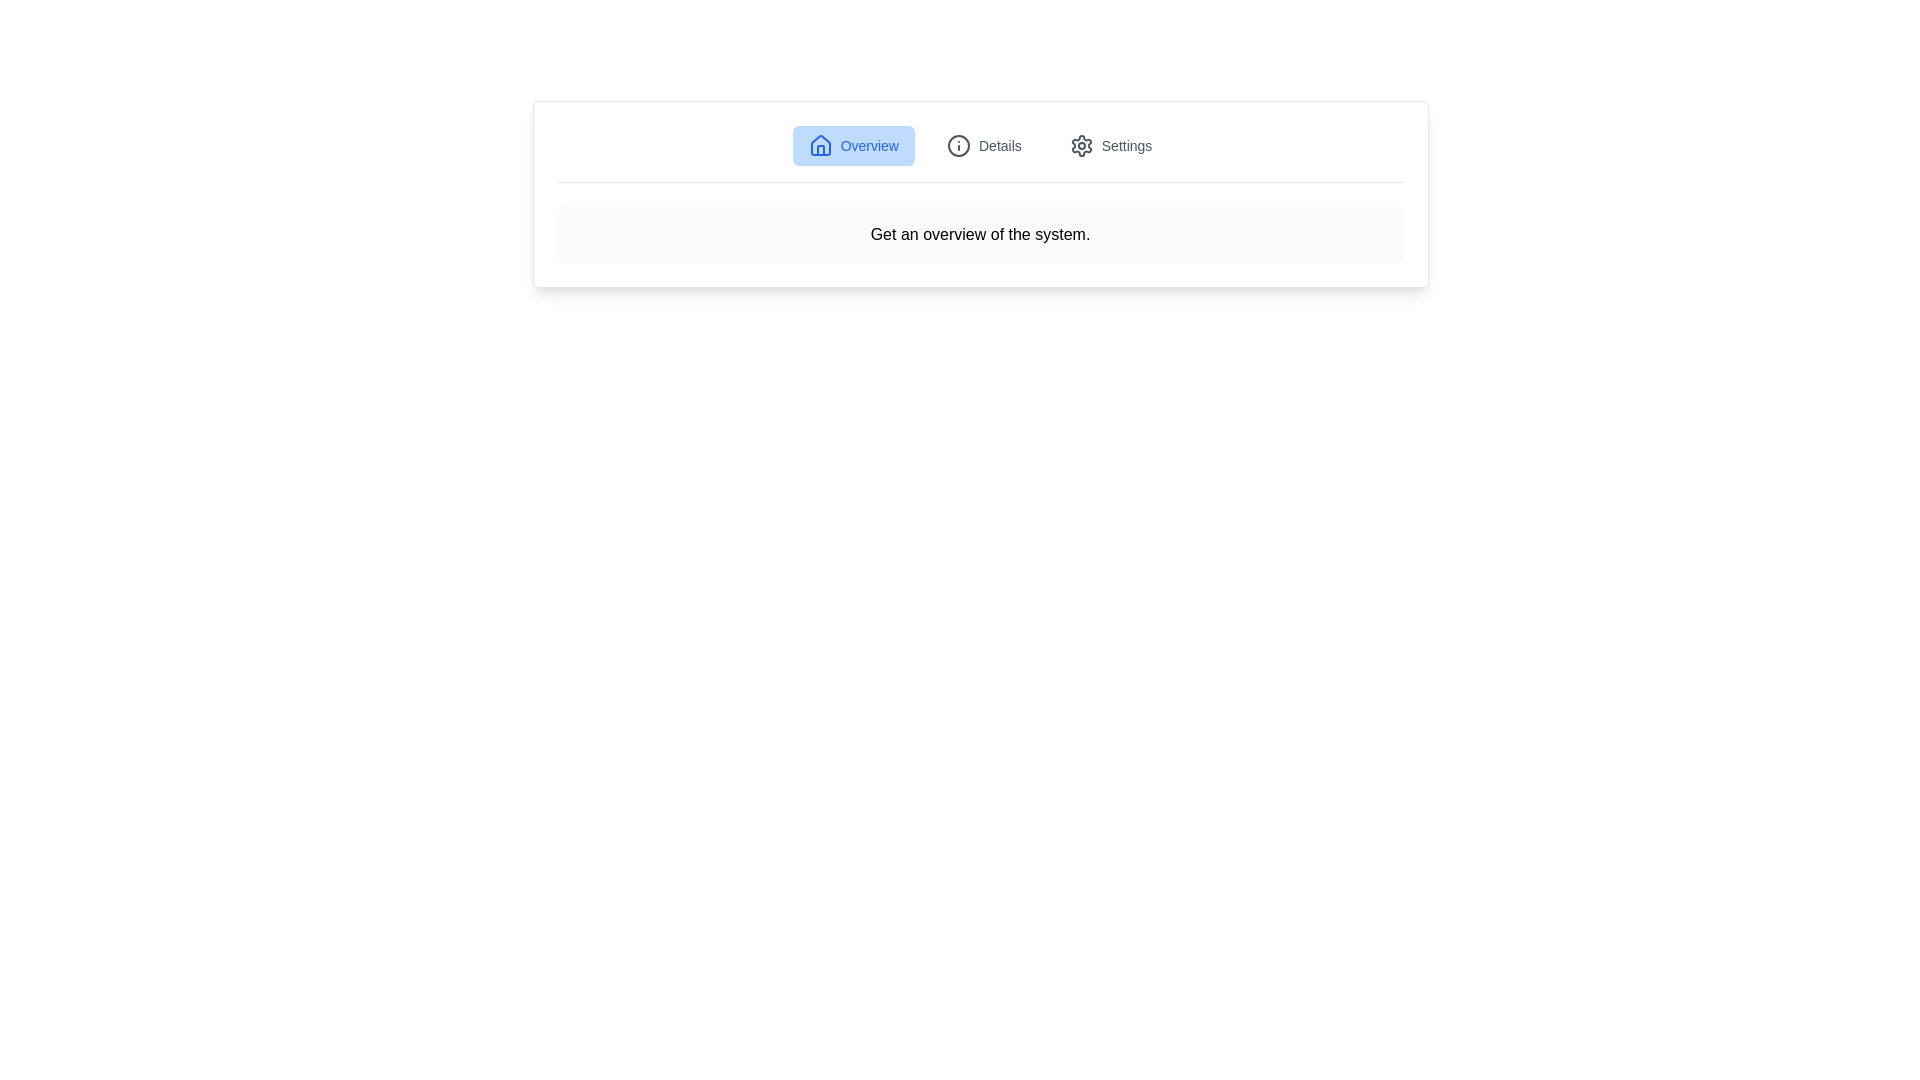  What do you see at coordinates (984, 145) in the screenshot?
I see `the 'Details' button located between the 'Overview' button and the 'Settings' button in the horizontal navigation bar` at bounding box center [984, 145].